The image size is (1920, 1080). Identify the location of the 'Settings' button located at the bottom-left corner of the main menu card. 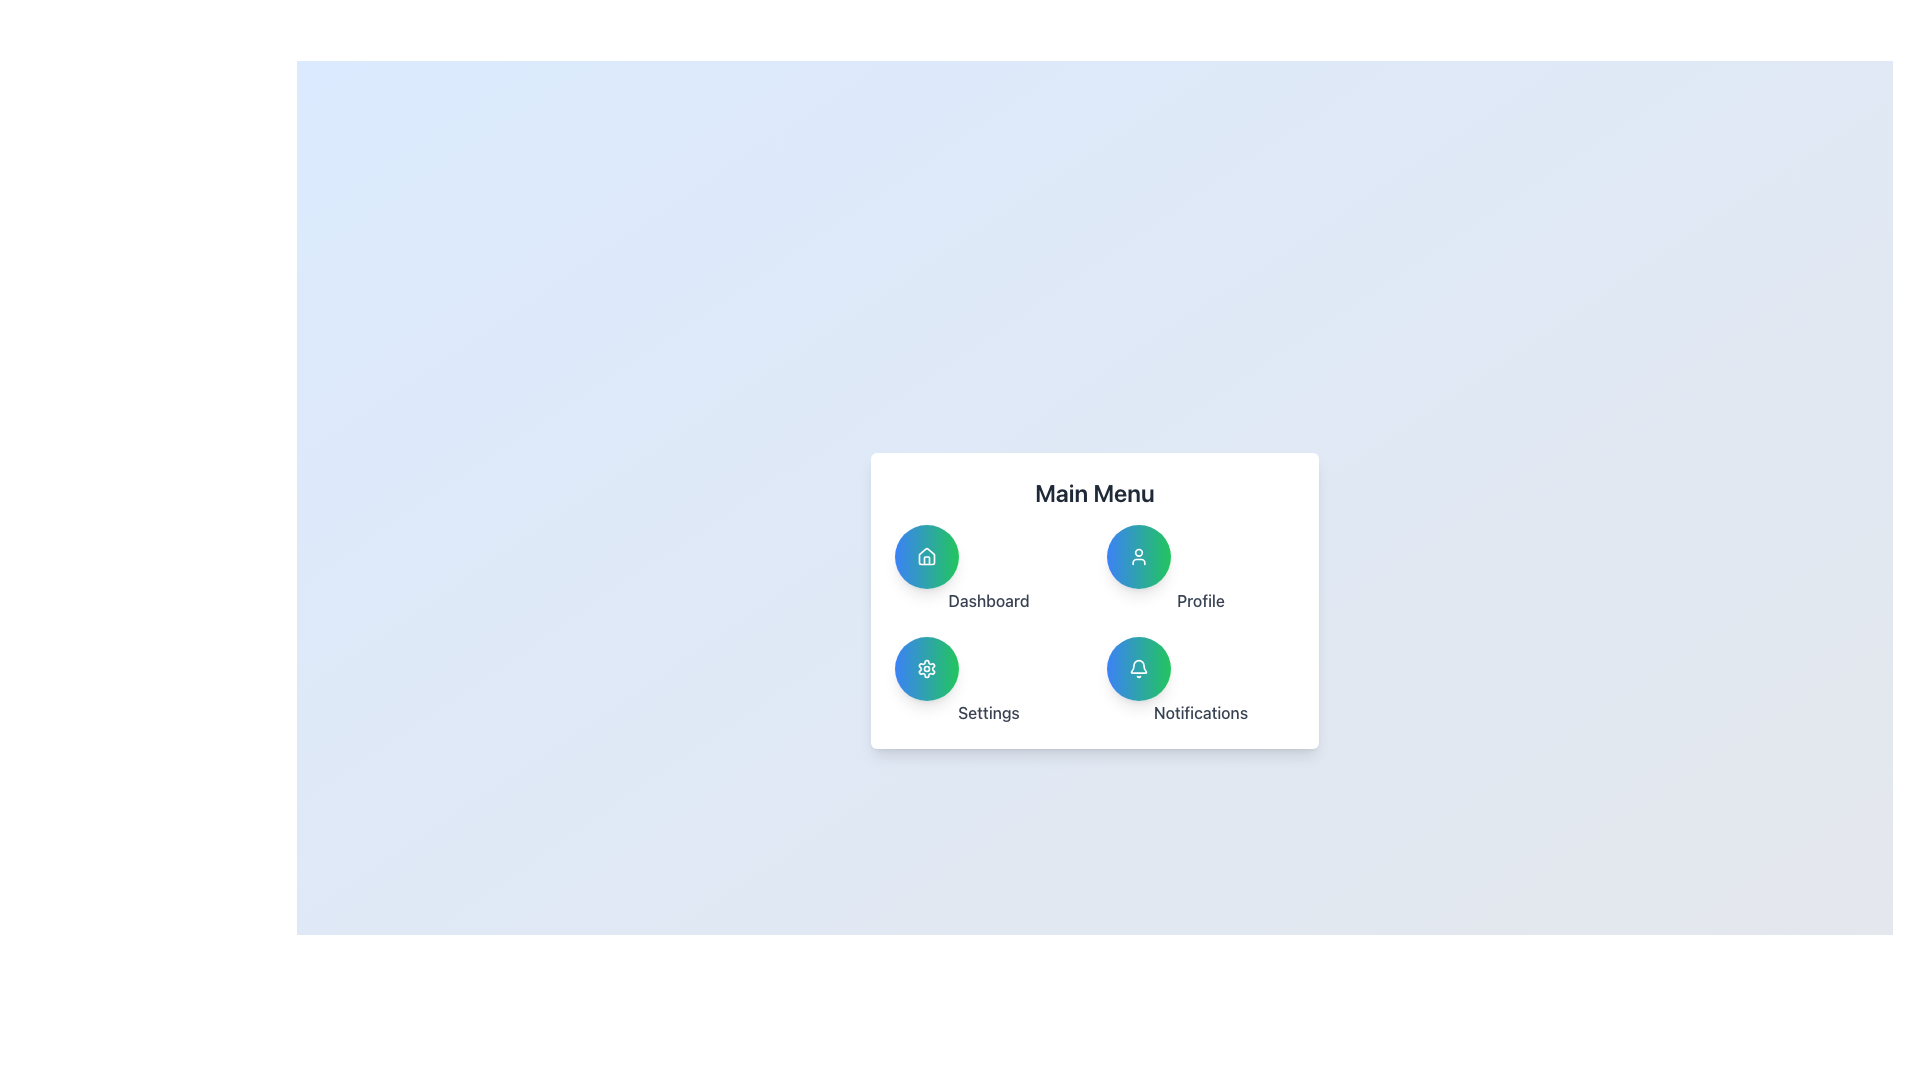
(988, 680).